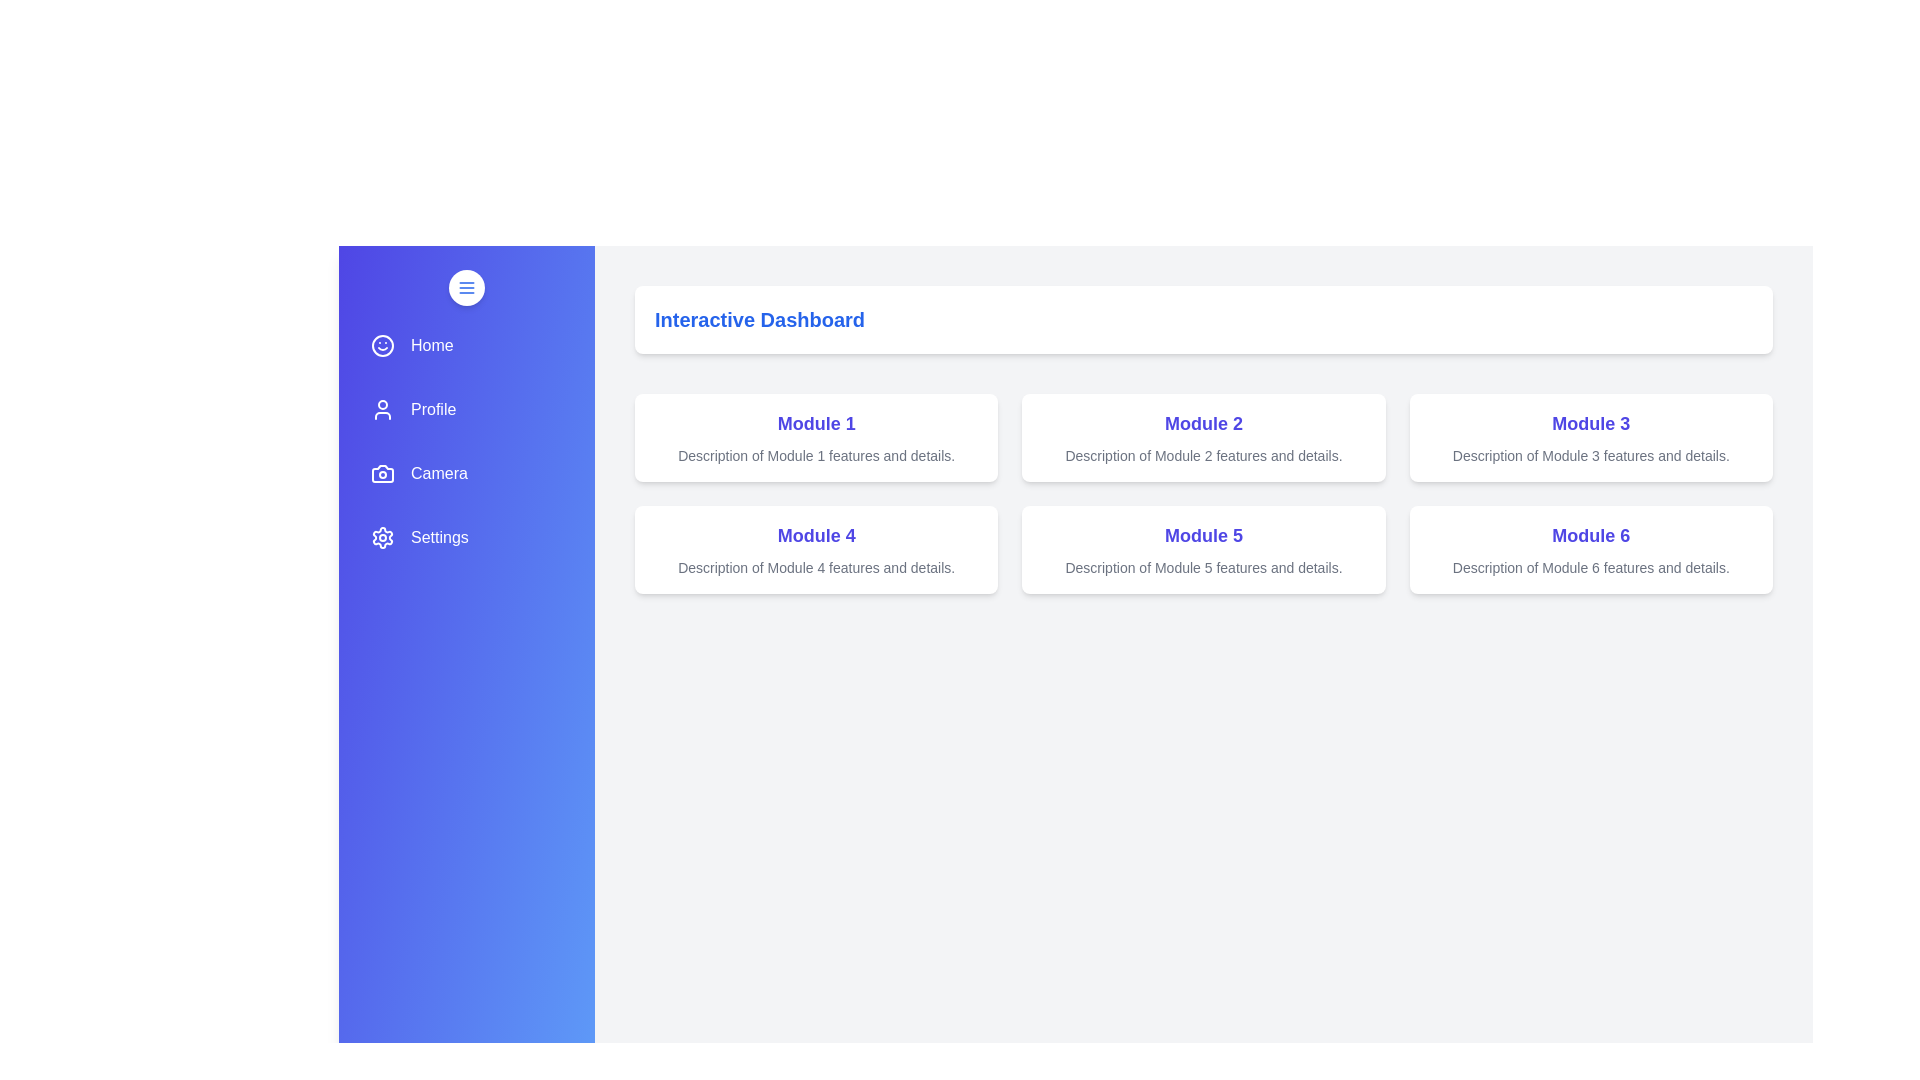 The width and height of the screenshot is (1920, 1080). I want to click on the central circular part of the smiley face icon in the left sidebar for interaction, so click(383, 345).